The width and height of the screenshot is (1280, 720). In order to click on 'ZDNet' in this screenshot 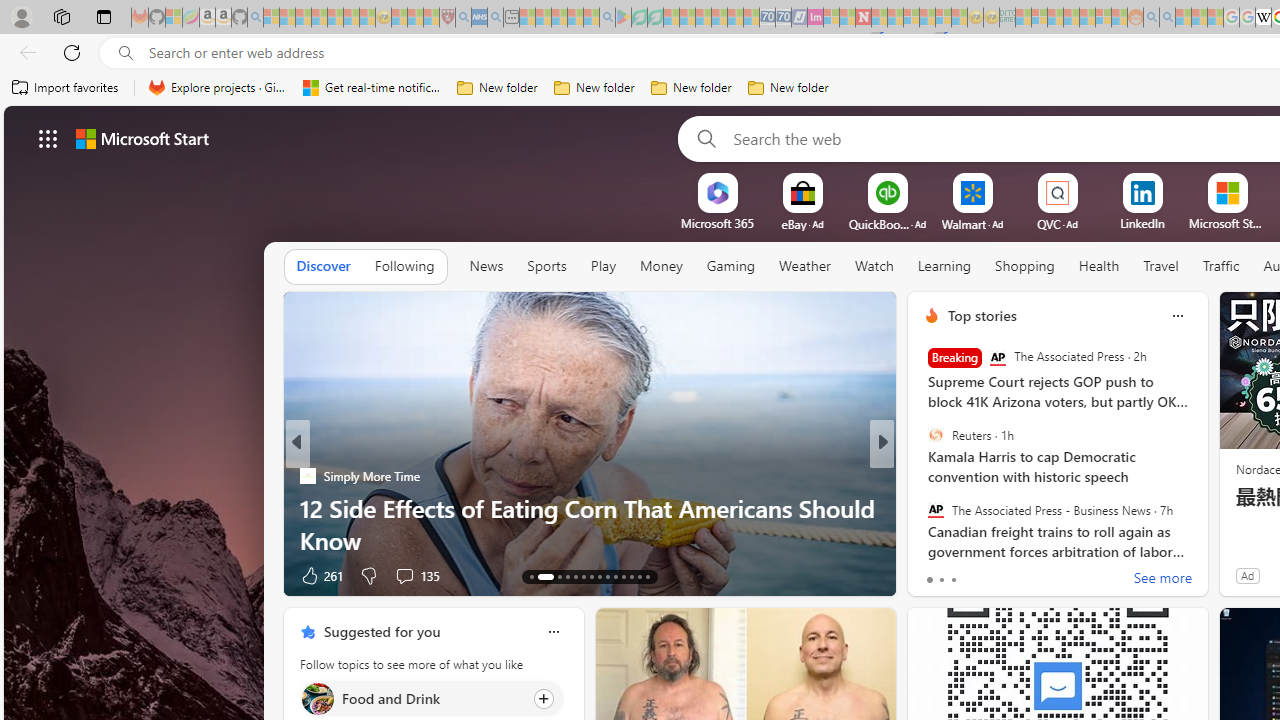, I will do `click(922, 475)`.